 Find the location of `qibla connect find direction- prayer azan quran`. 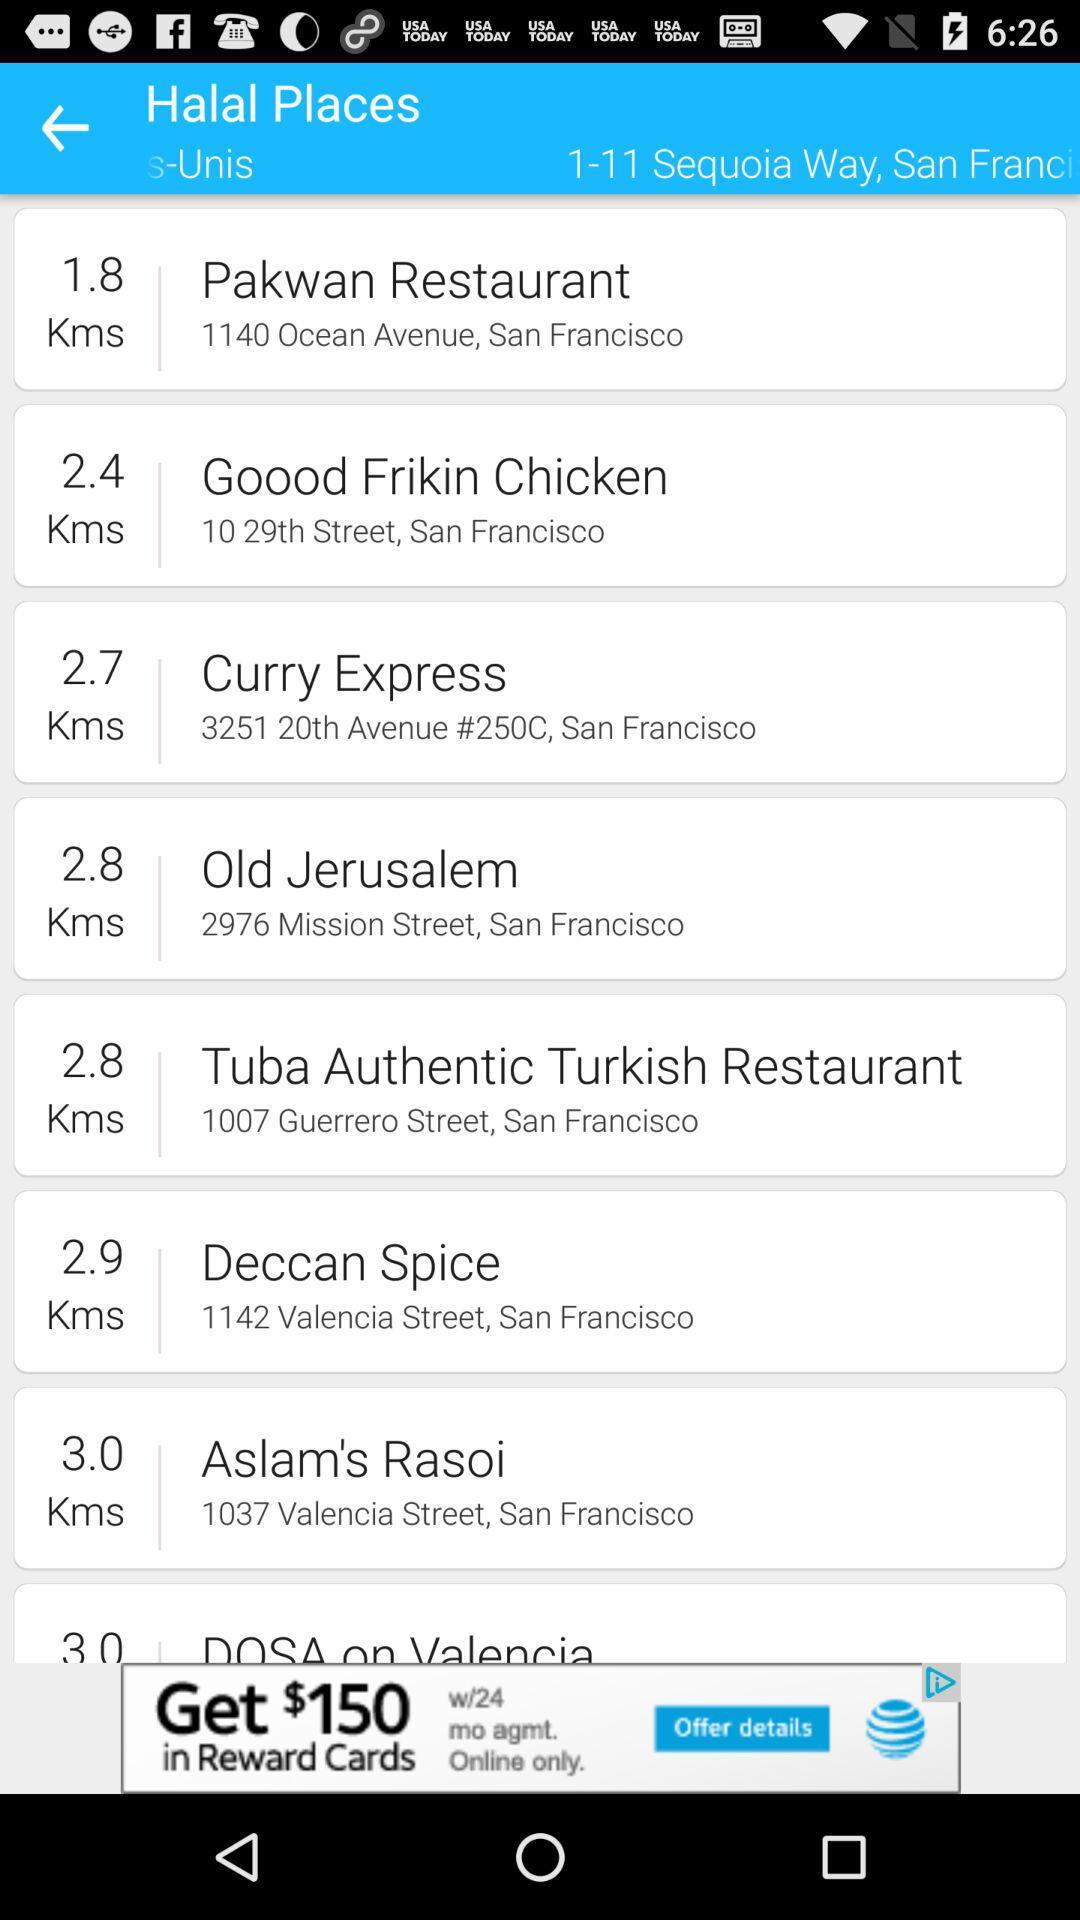

qibla connect find direction- prayer azan quran is located at coordinates (540, 1727).